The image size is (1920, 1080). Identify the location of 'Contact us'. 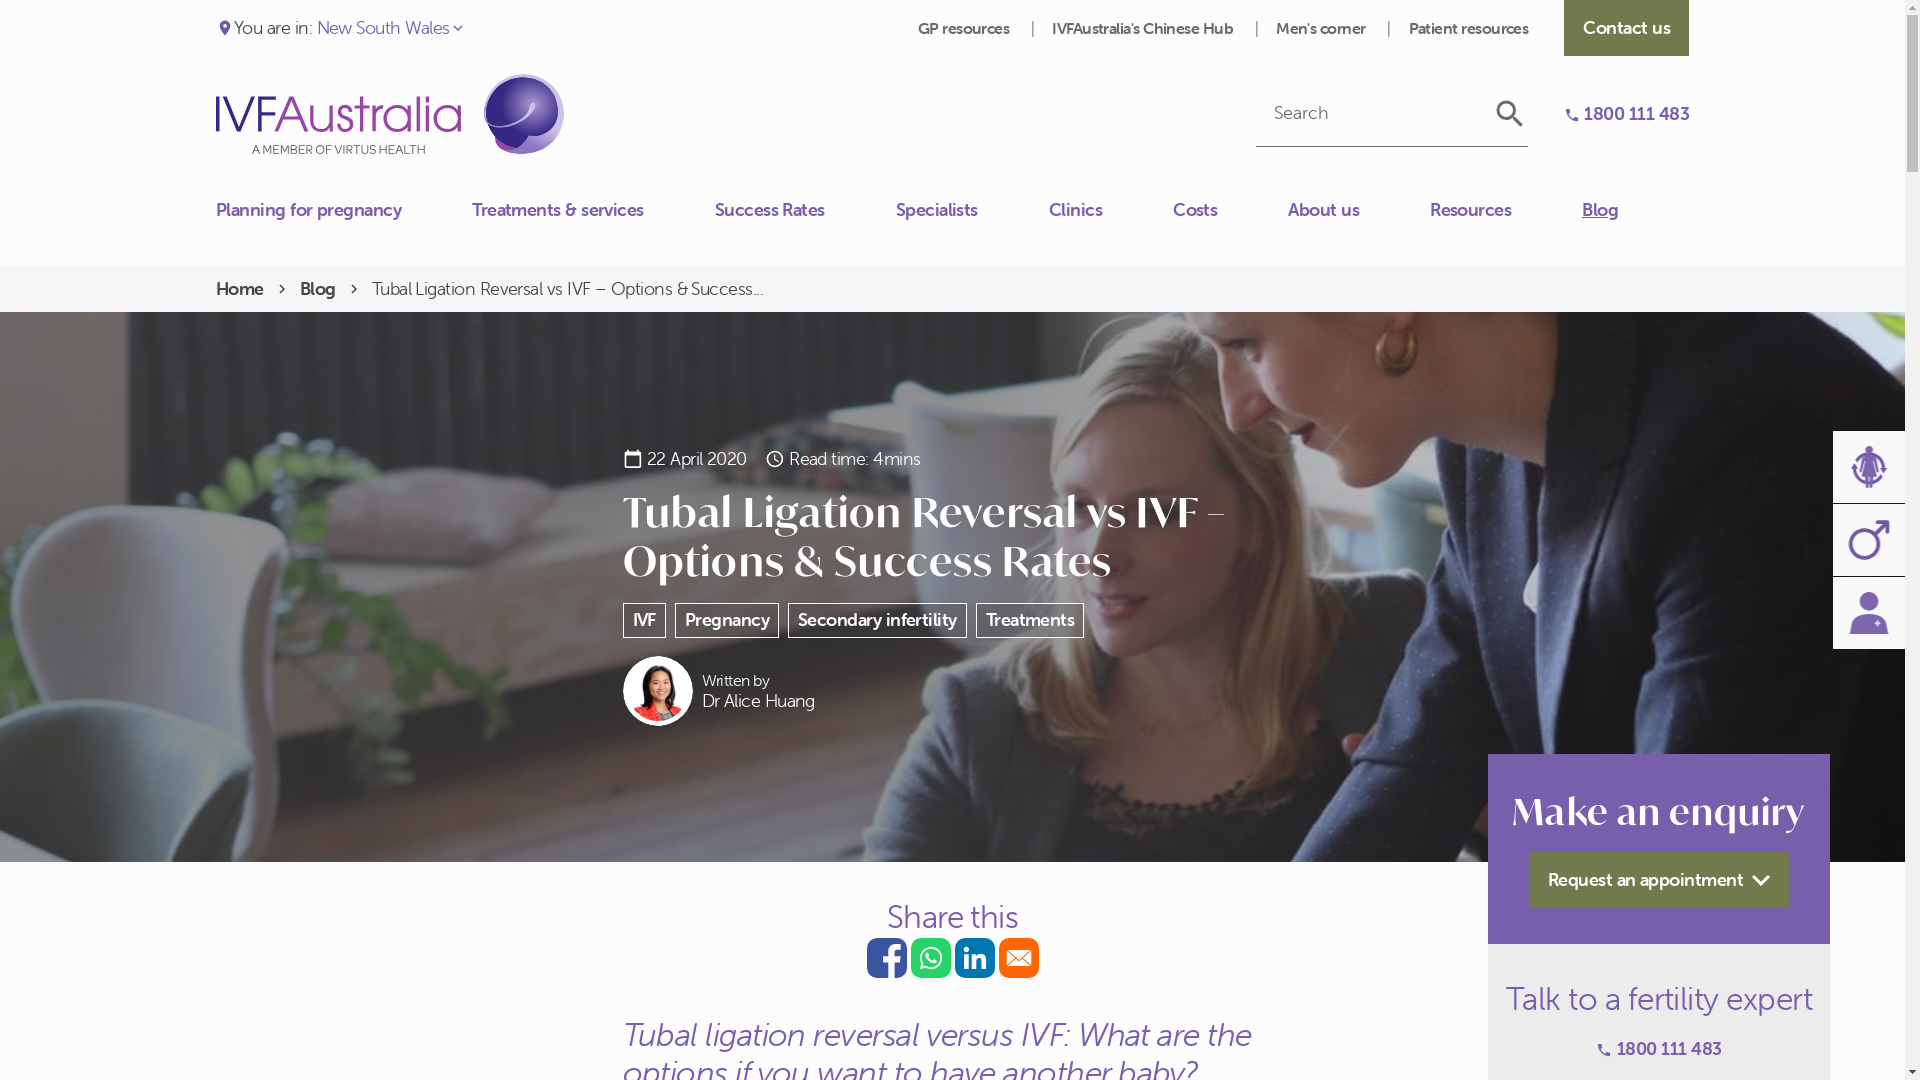
(1626, 27).